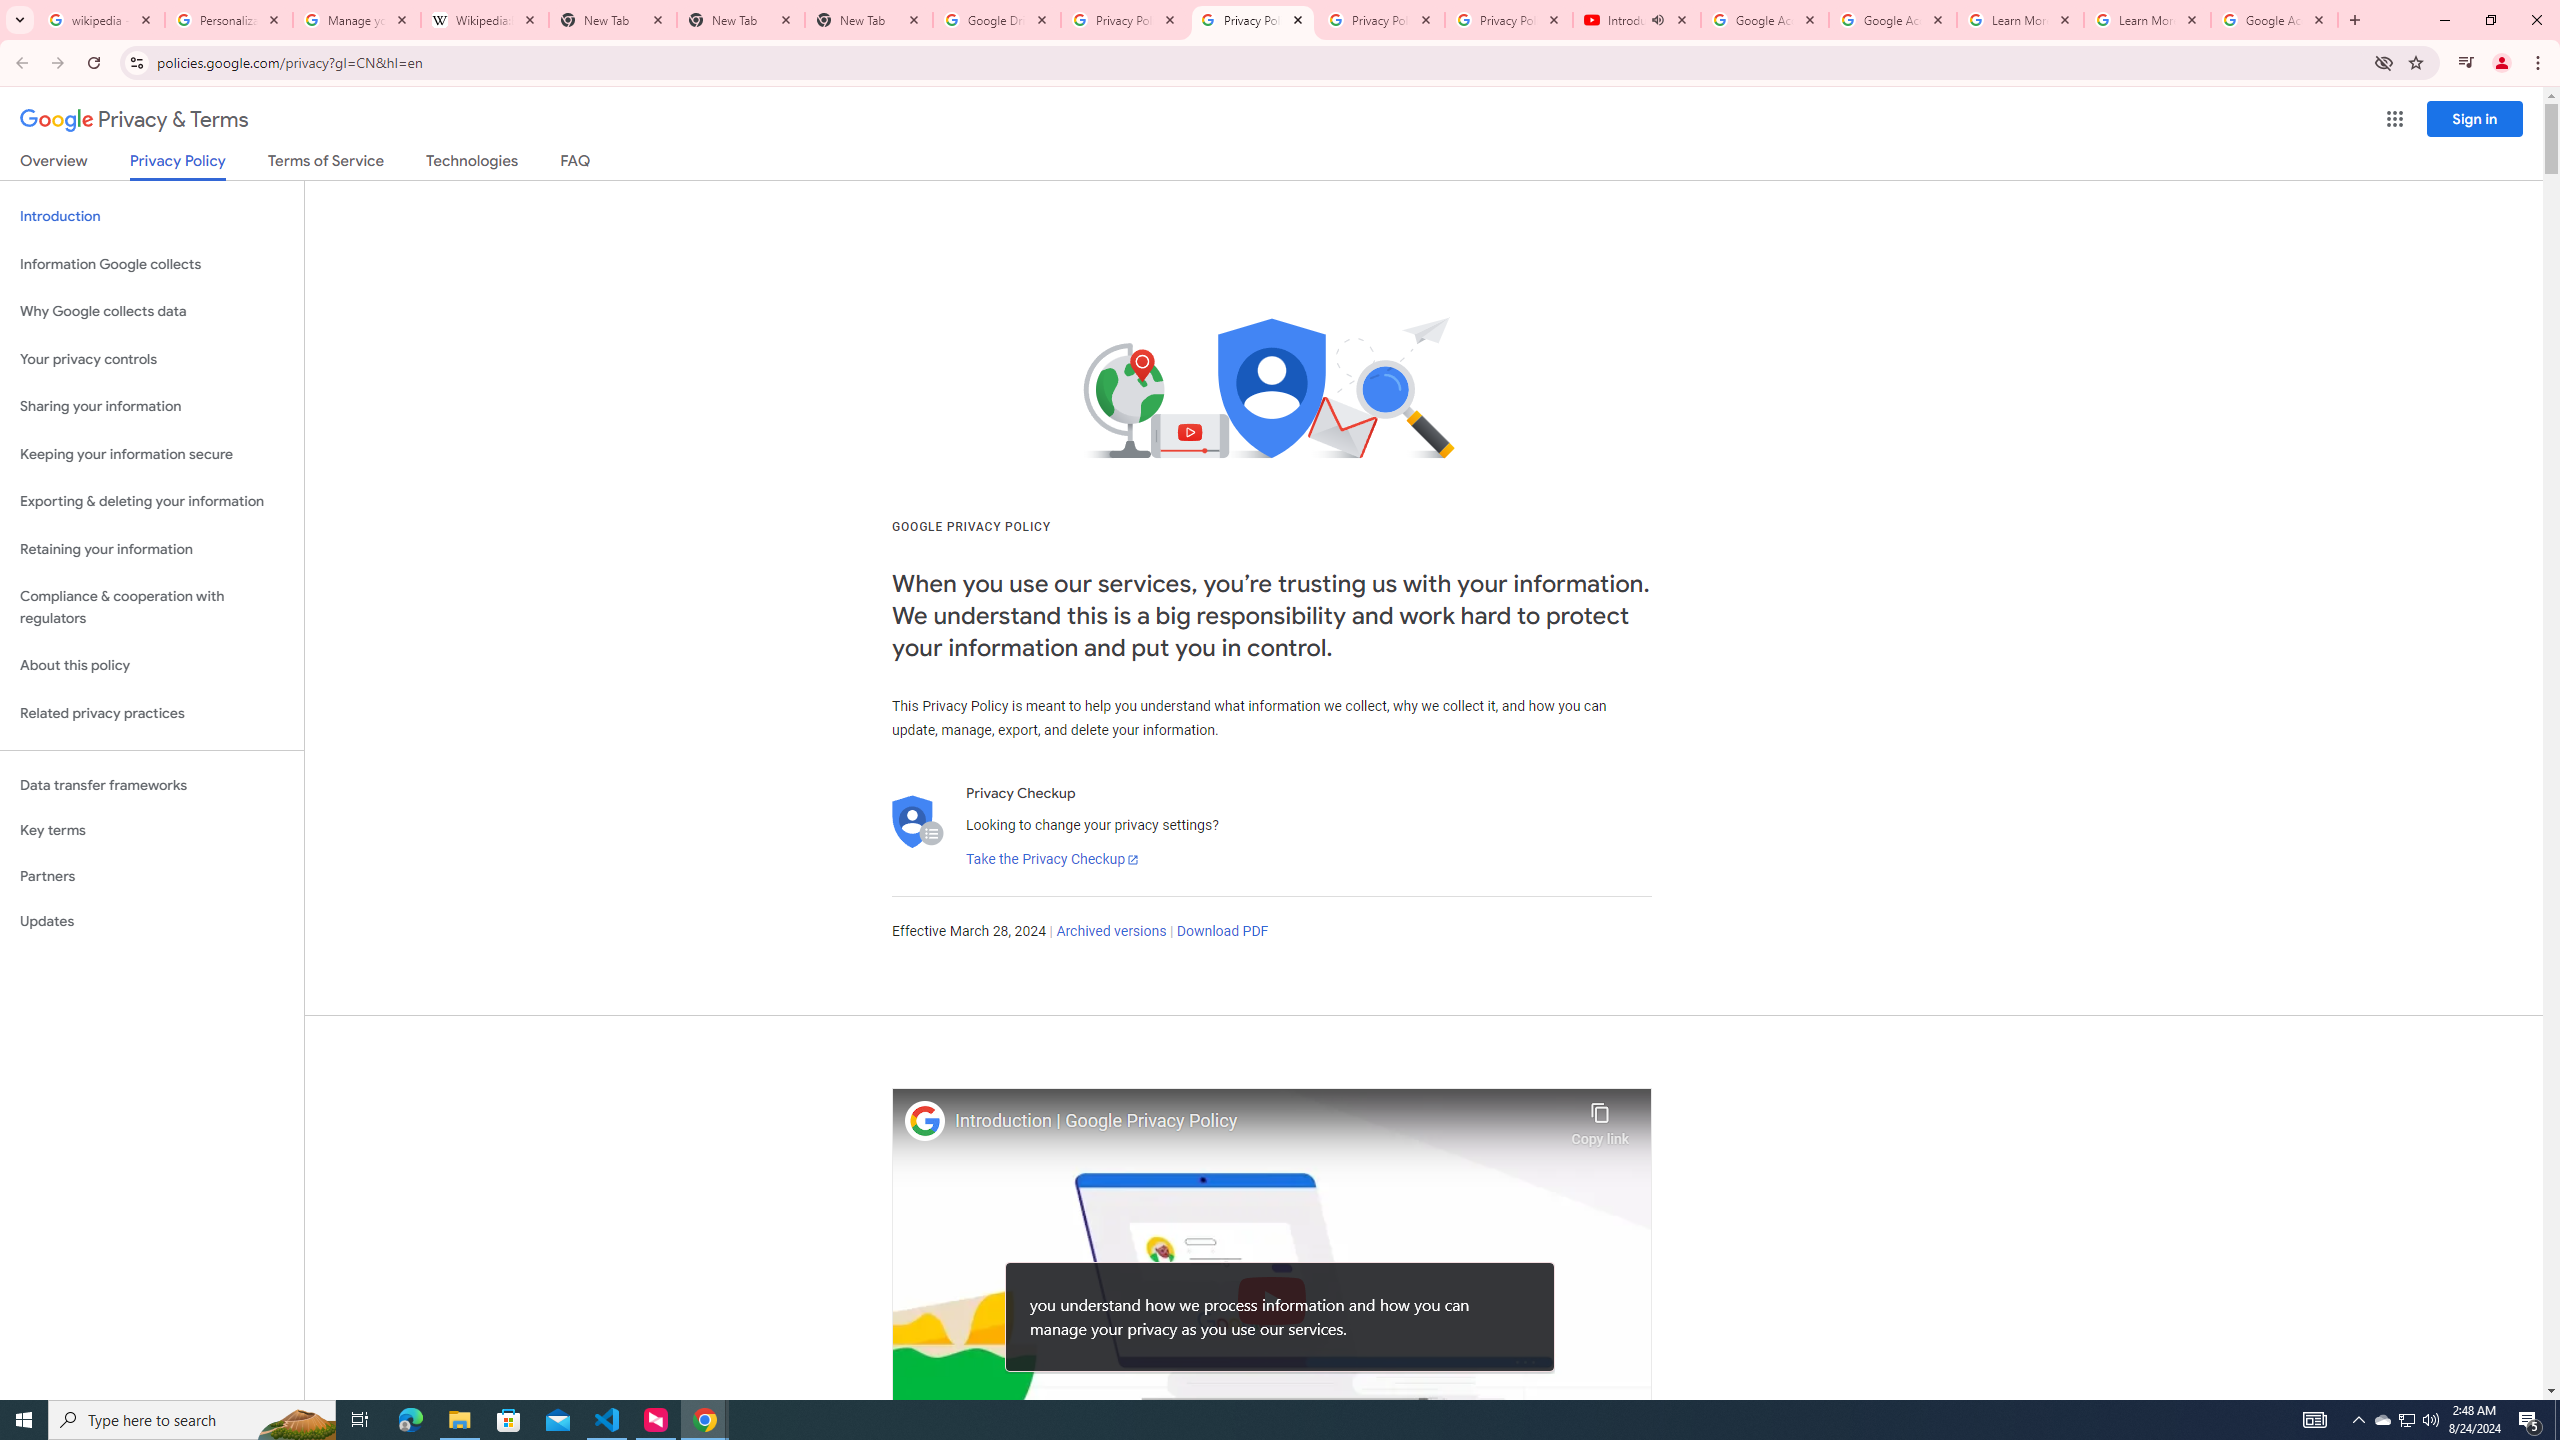 The height and width of the screenshot is (1440, 2560). Describe the element at coordinates (151, 608) in the screenshot. I see `'Compliance & cooperation with regulators'` at that location.